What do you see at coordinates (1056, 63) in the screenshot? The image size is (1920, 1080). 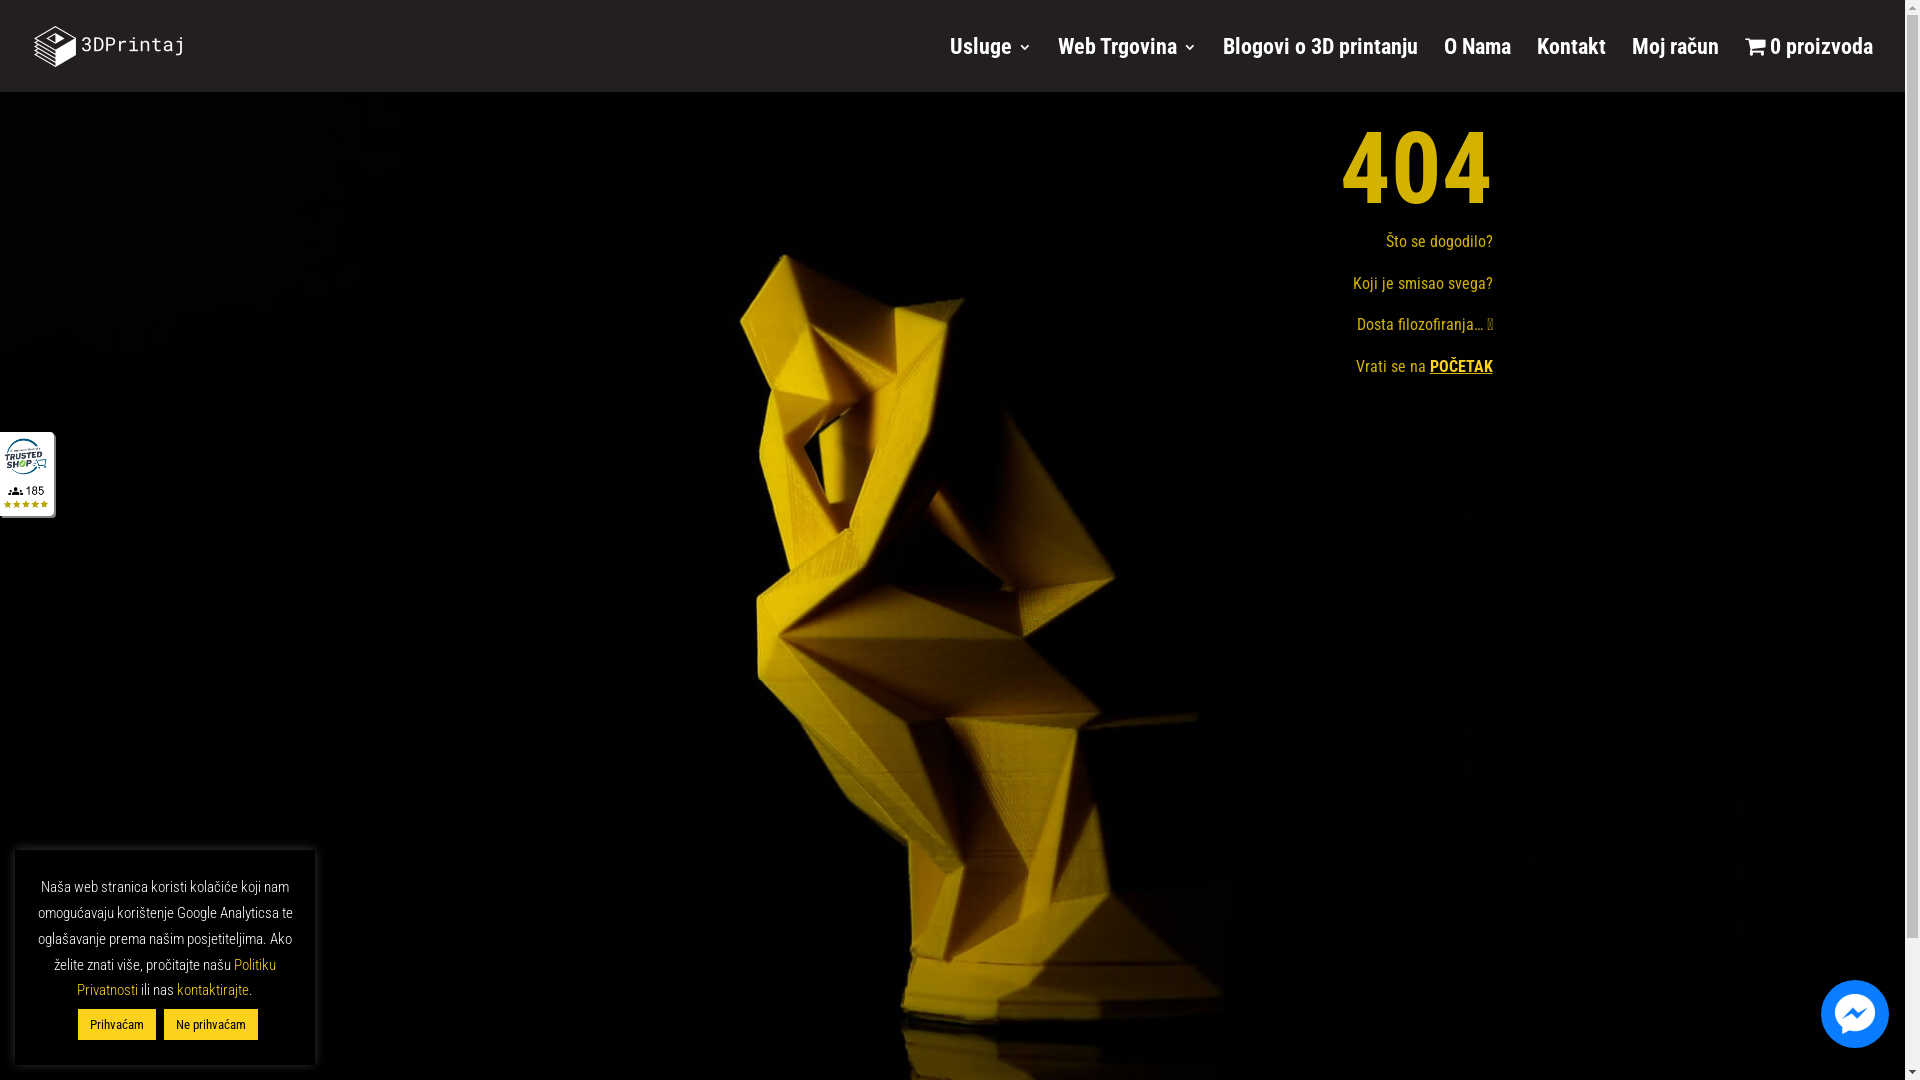 I see `'Web Trgovina'` at bounding box center [1056, 63].